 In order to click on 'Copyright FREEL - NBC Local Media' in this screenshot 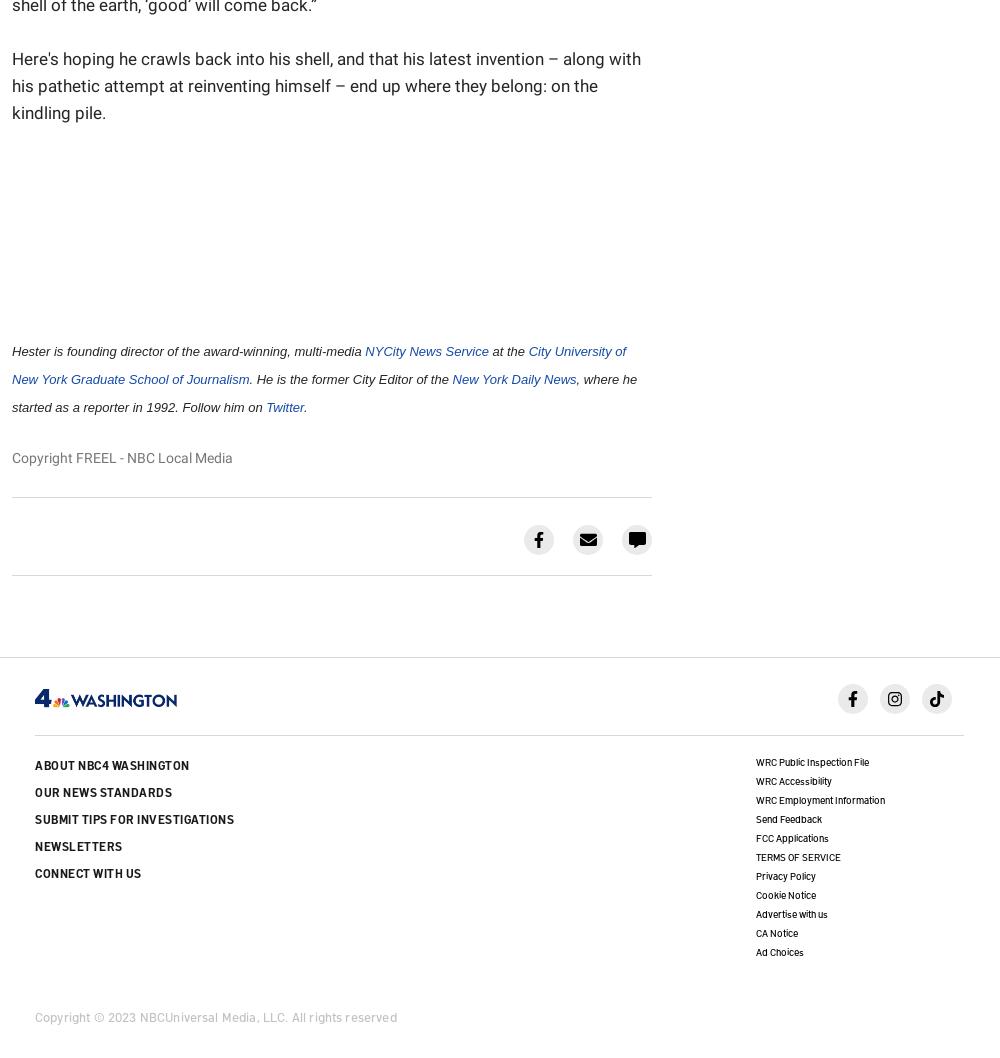, I will do `click(12, 457)`.